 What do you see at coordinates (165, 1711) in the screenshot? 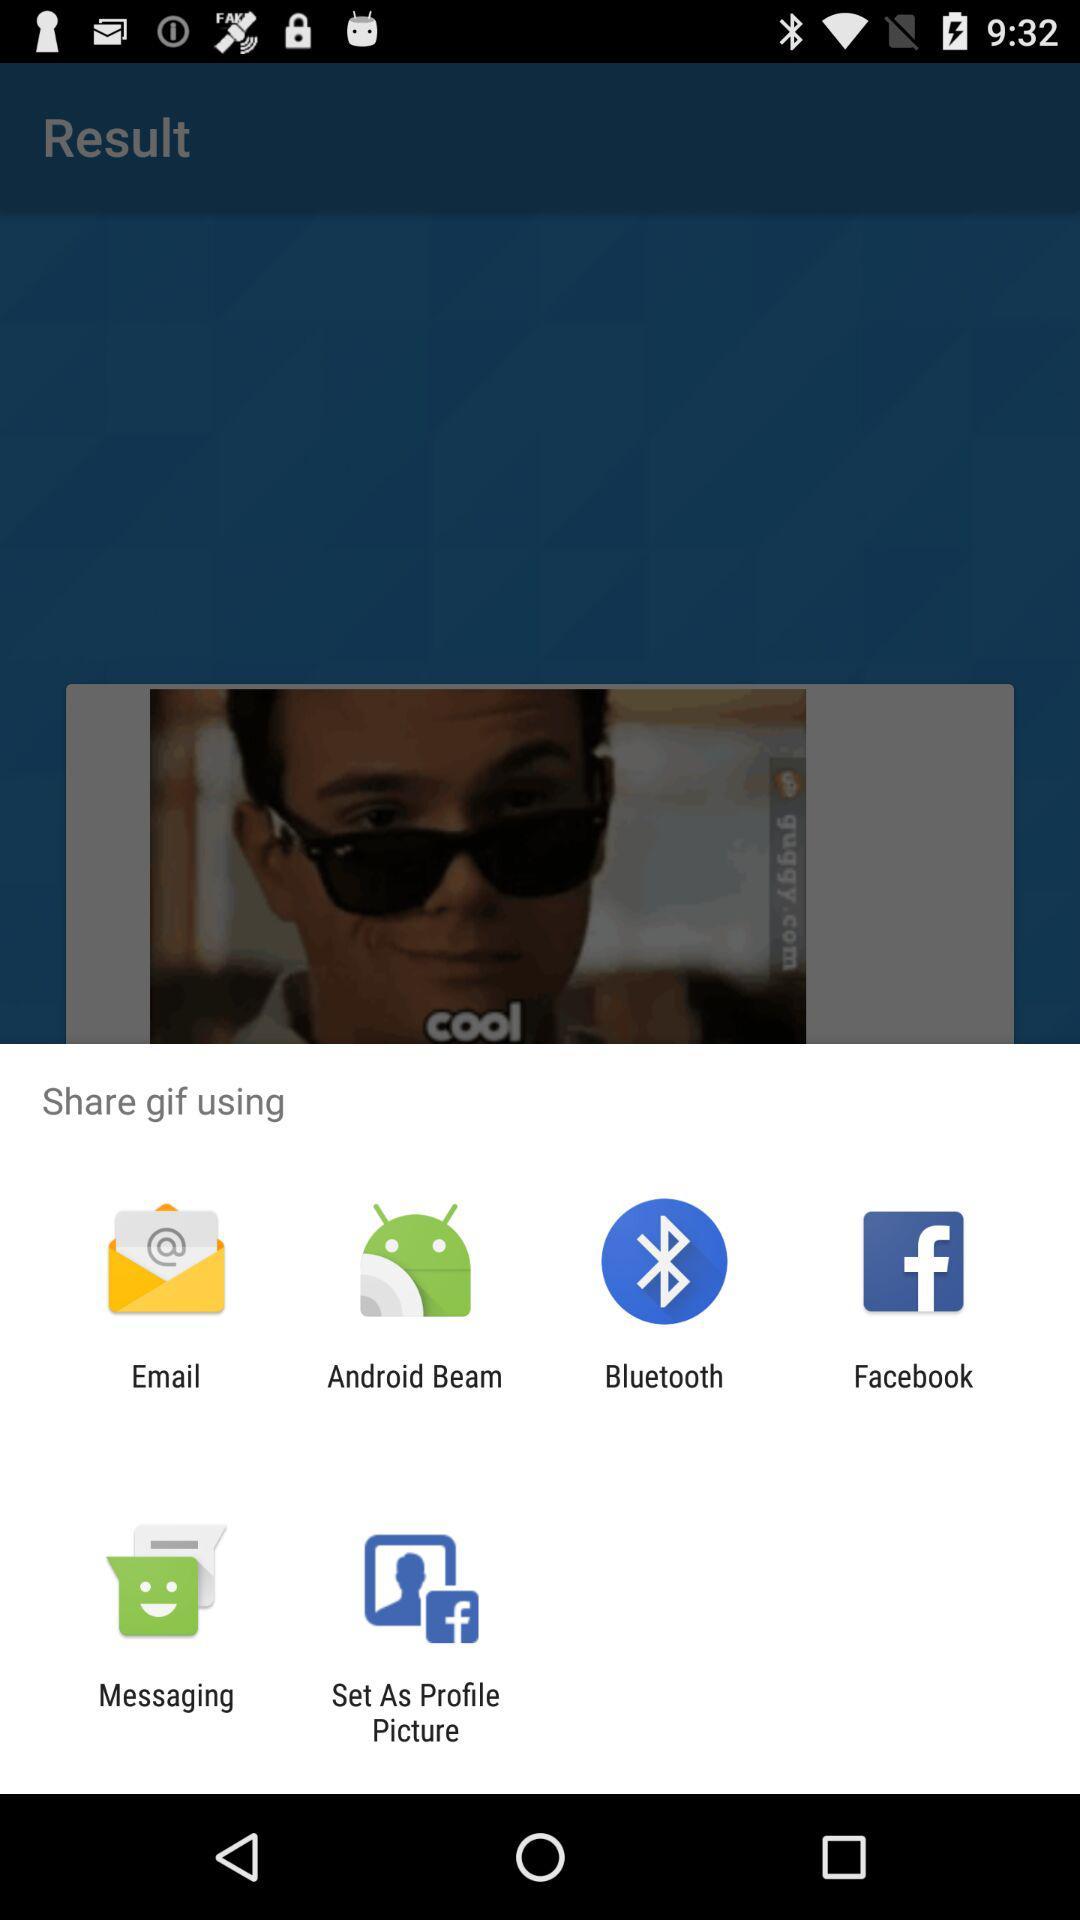
I see `icon next to set as profile icon` at bounding box center [165, 1711].